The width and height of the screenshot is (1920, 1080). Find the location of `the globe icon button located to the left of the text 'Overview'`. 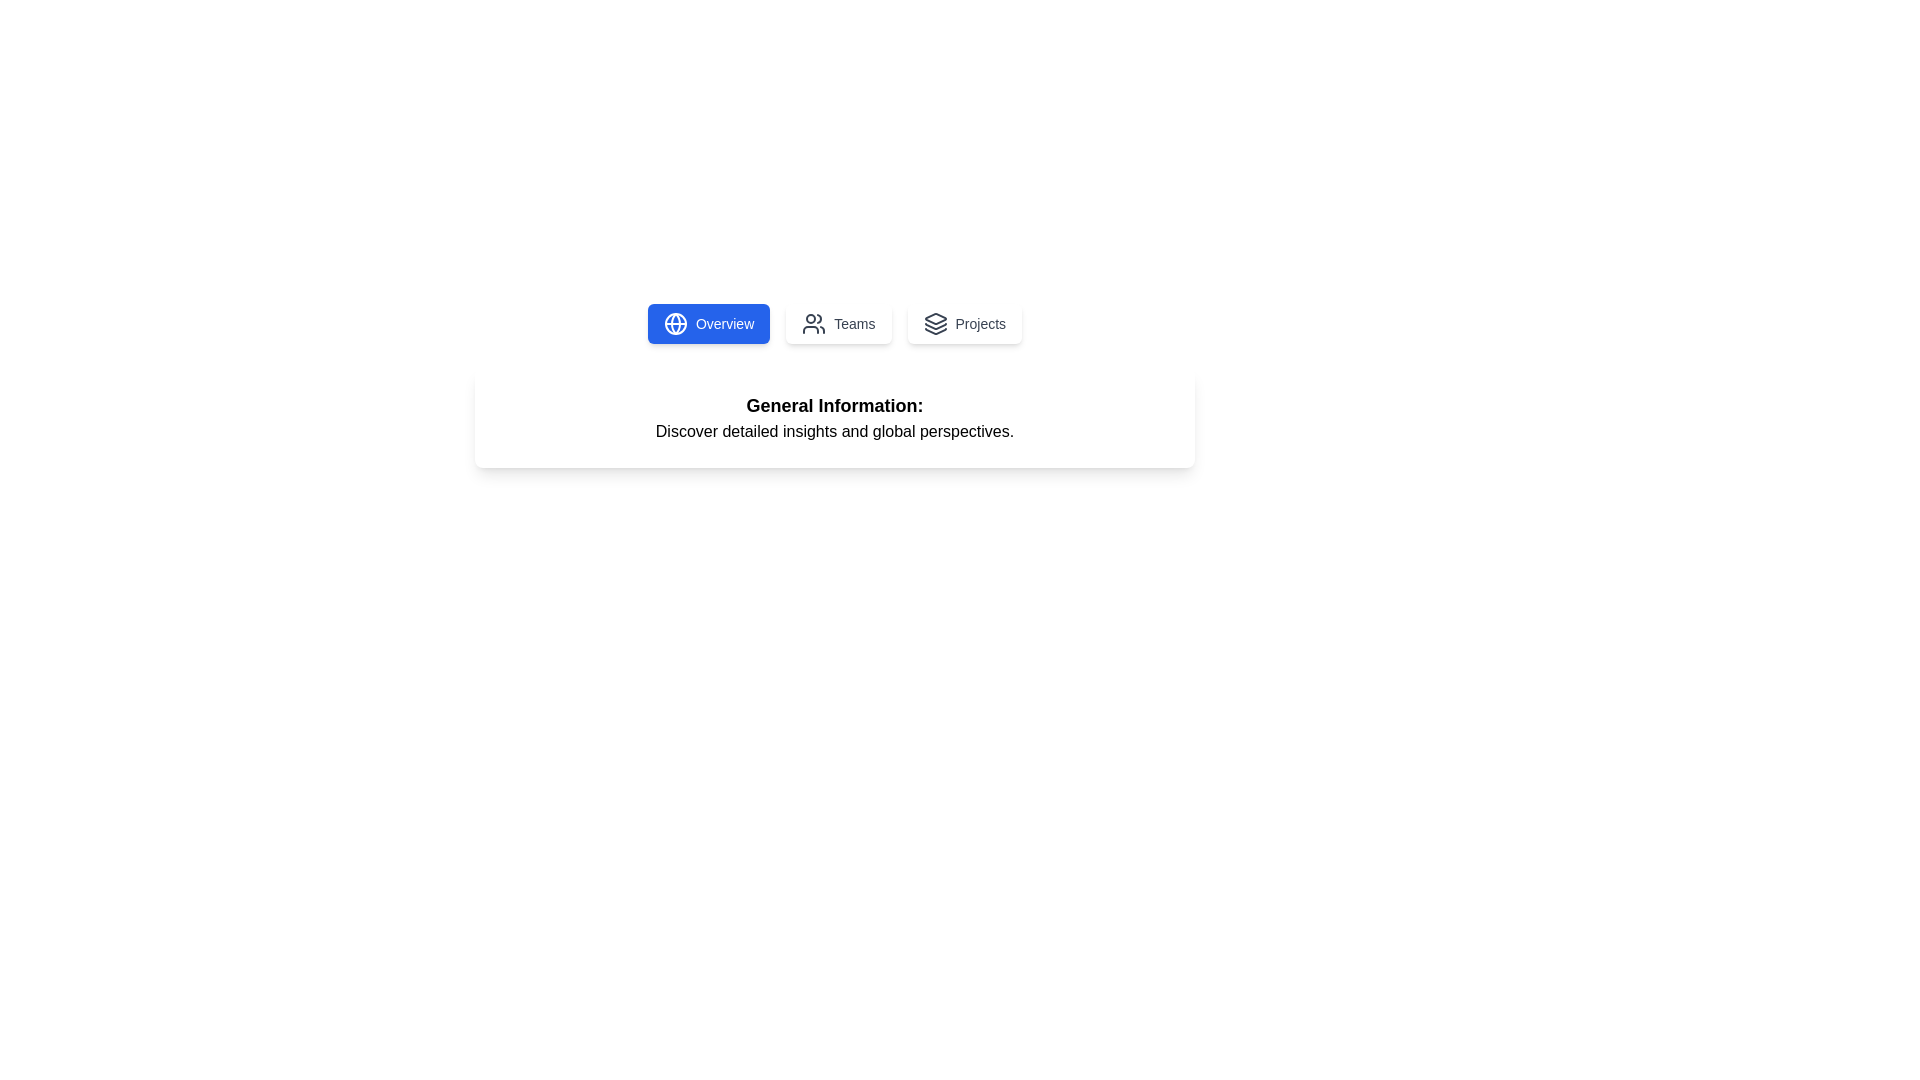

the globe icon button located to the left of the text 'Overview' is located at coordinates (675, 323).